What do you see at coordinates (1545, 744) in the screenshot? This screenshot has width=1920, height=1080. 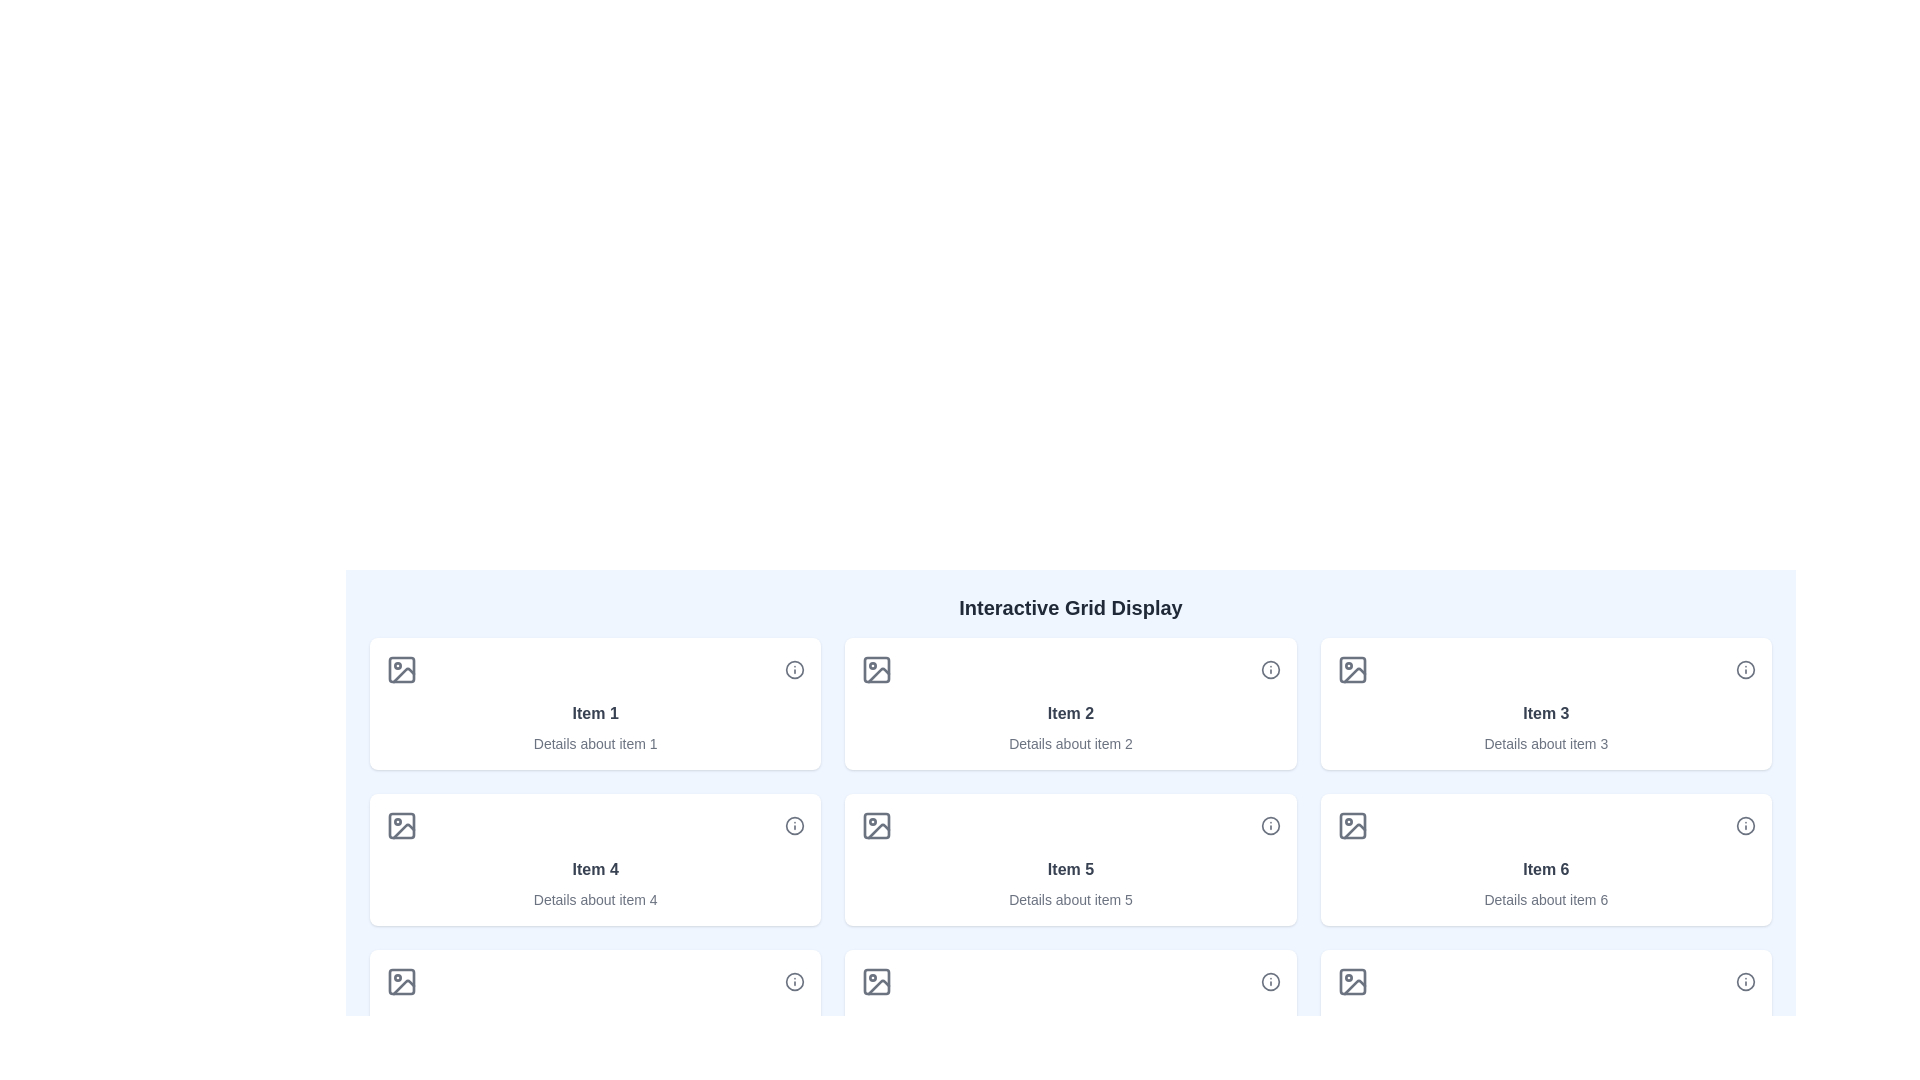 I see `text label displaying 'Details about item 3', which is a small-sized text section in a lighter gray color located below the title 'Item 3'` at bounding box center [1545, 744].